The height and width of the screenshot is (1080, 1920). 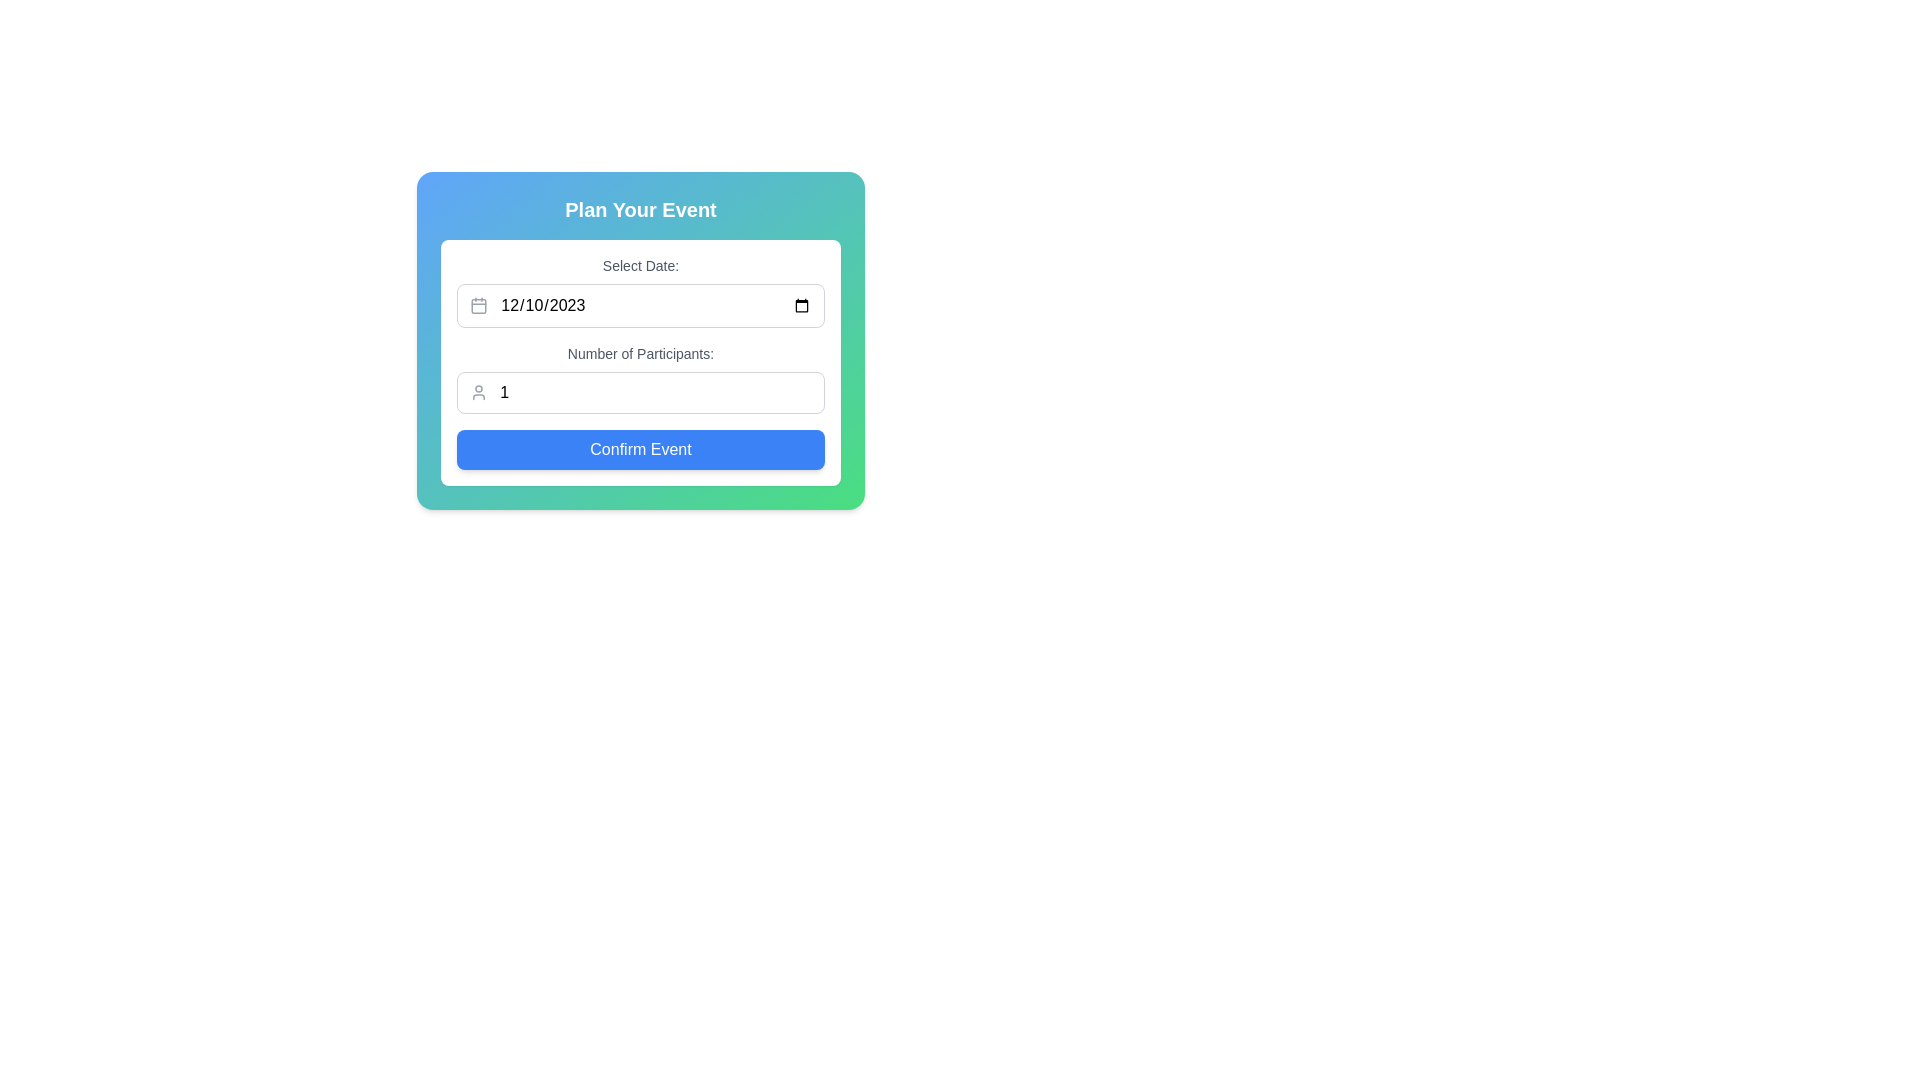 I want to click on the small, rounded rectangle SVG element that is part of the calendar icon, located to the left of the 'Select Date:' text field, so click(x=478, y=306).